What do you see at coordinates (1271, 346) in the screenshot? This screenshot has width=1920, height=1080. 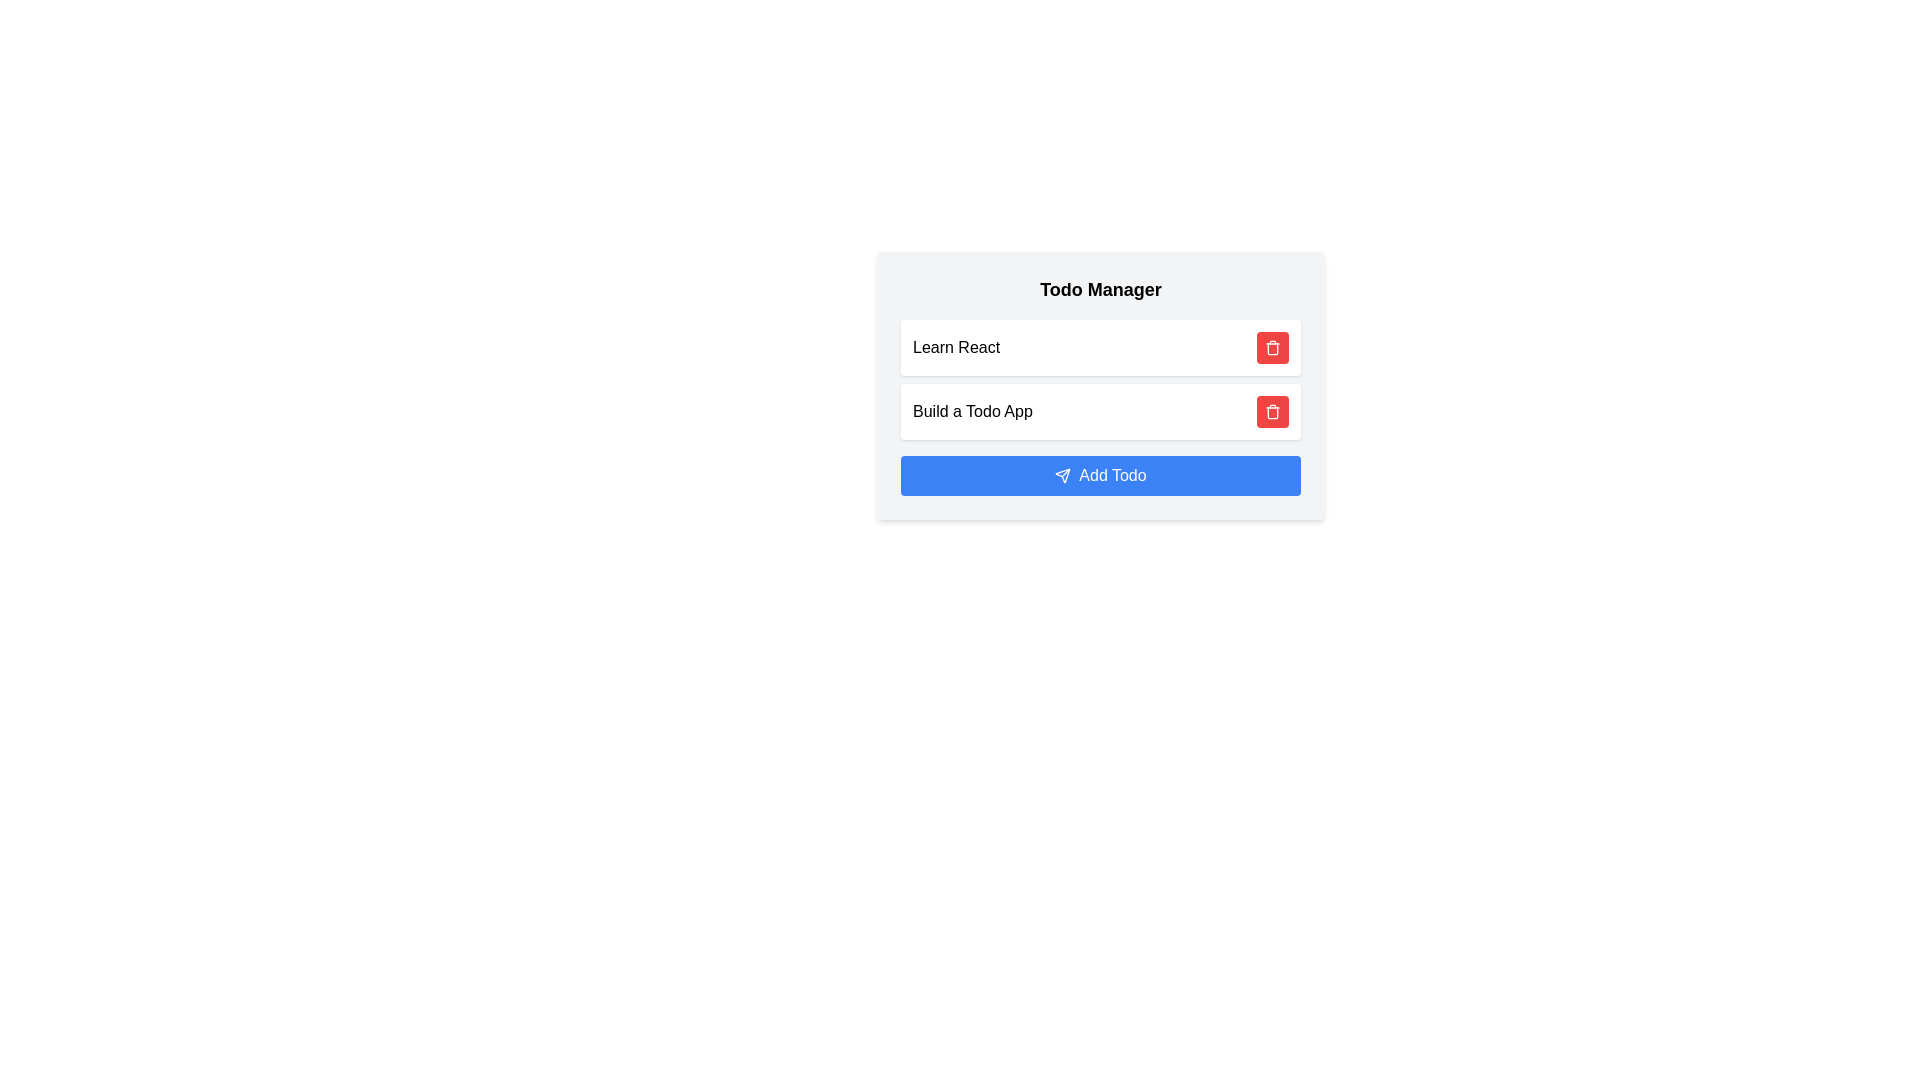 I see `the delete button` at bounding box center [1271, 346].